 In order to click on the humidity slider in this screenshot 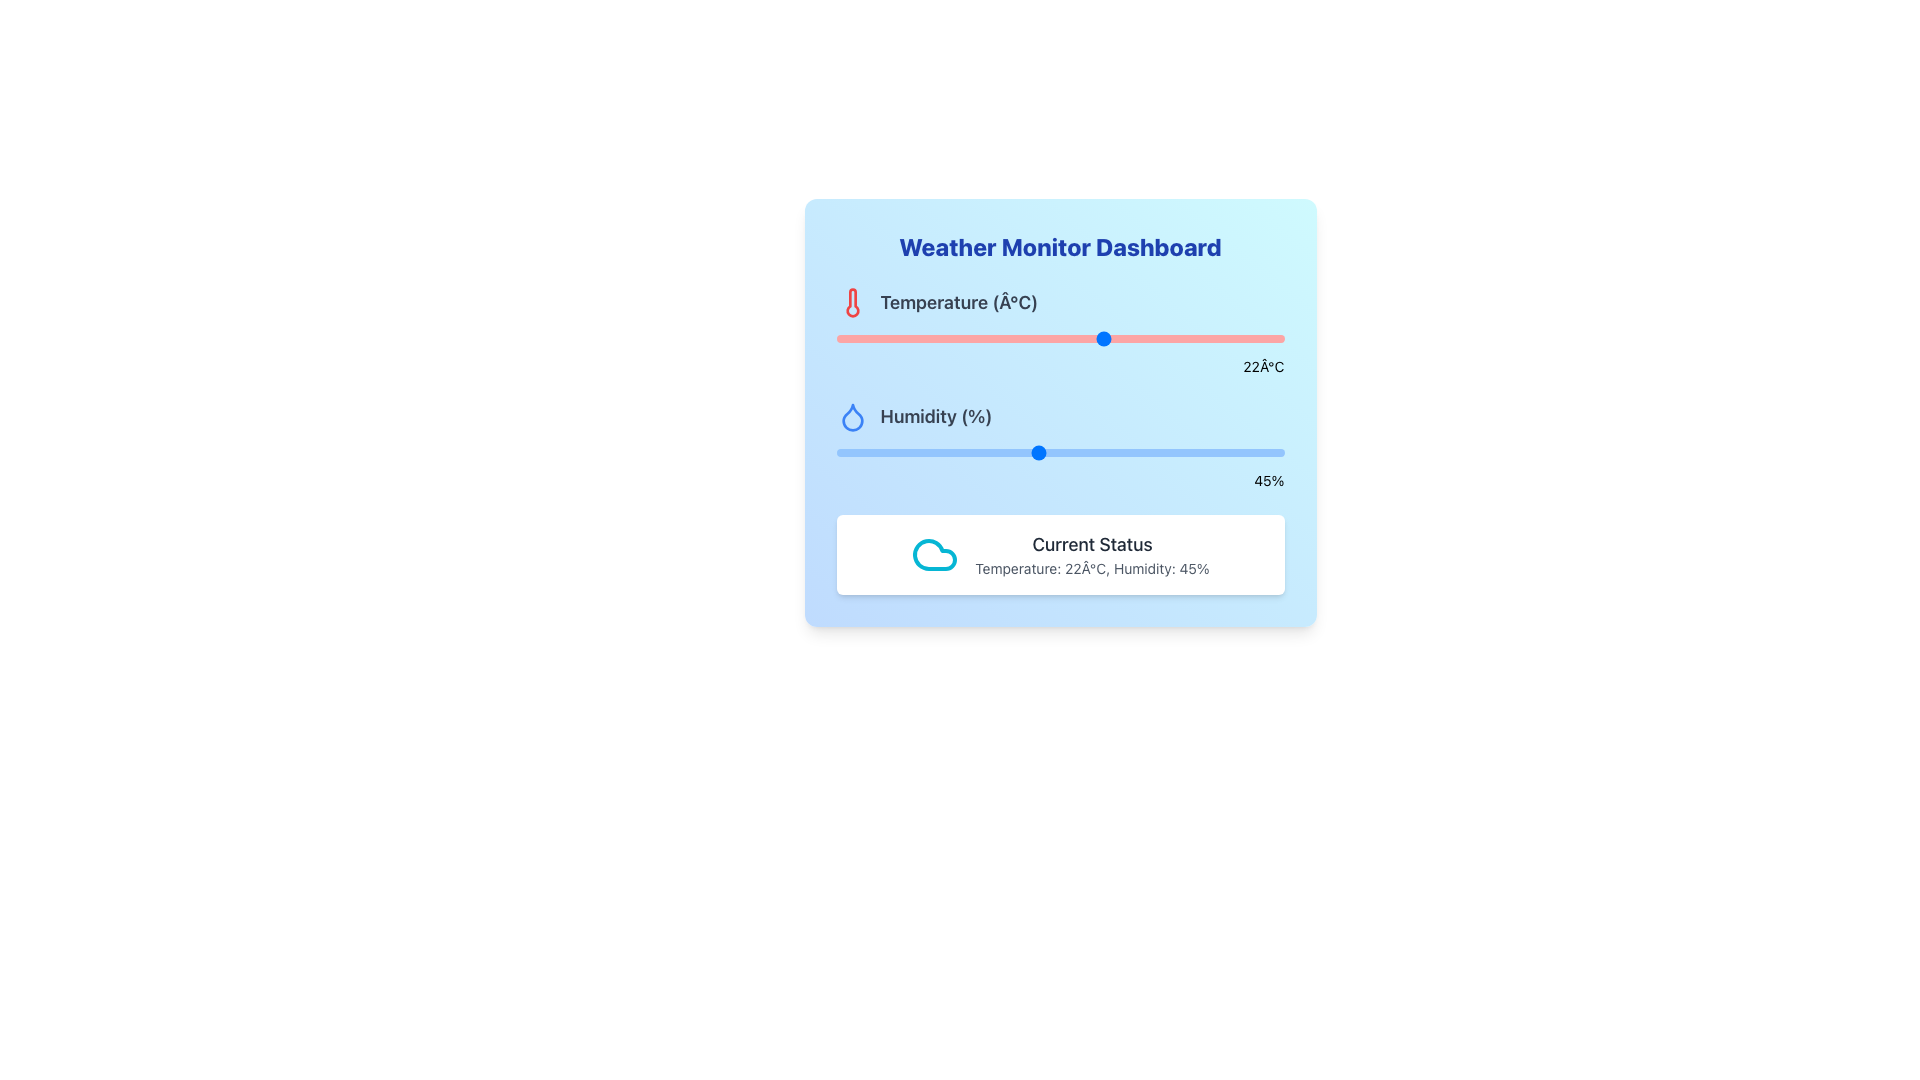, I will do `click(854, 452)`.